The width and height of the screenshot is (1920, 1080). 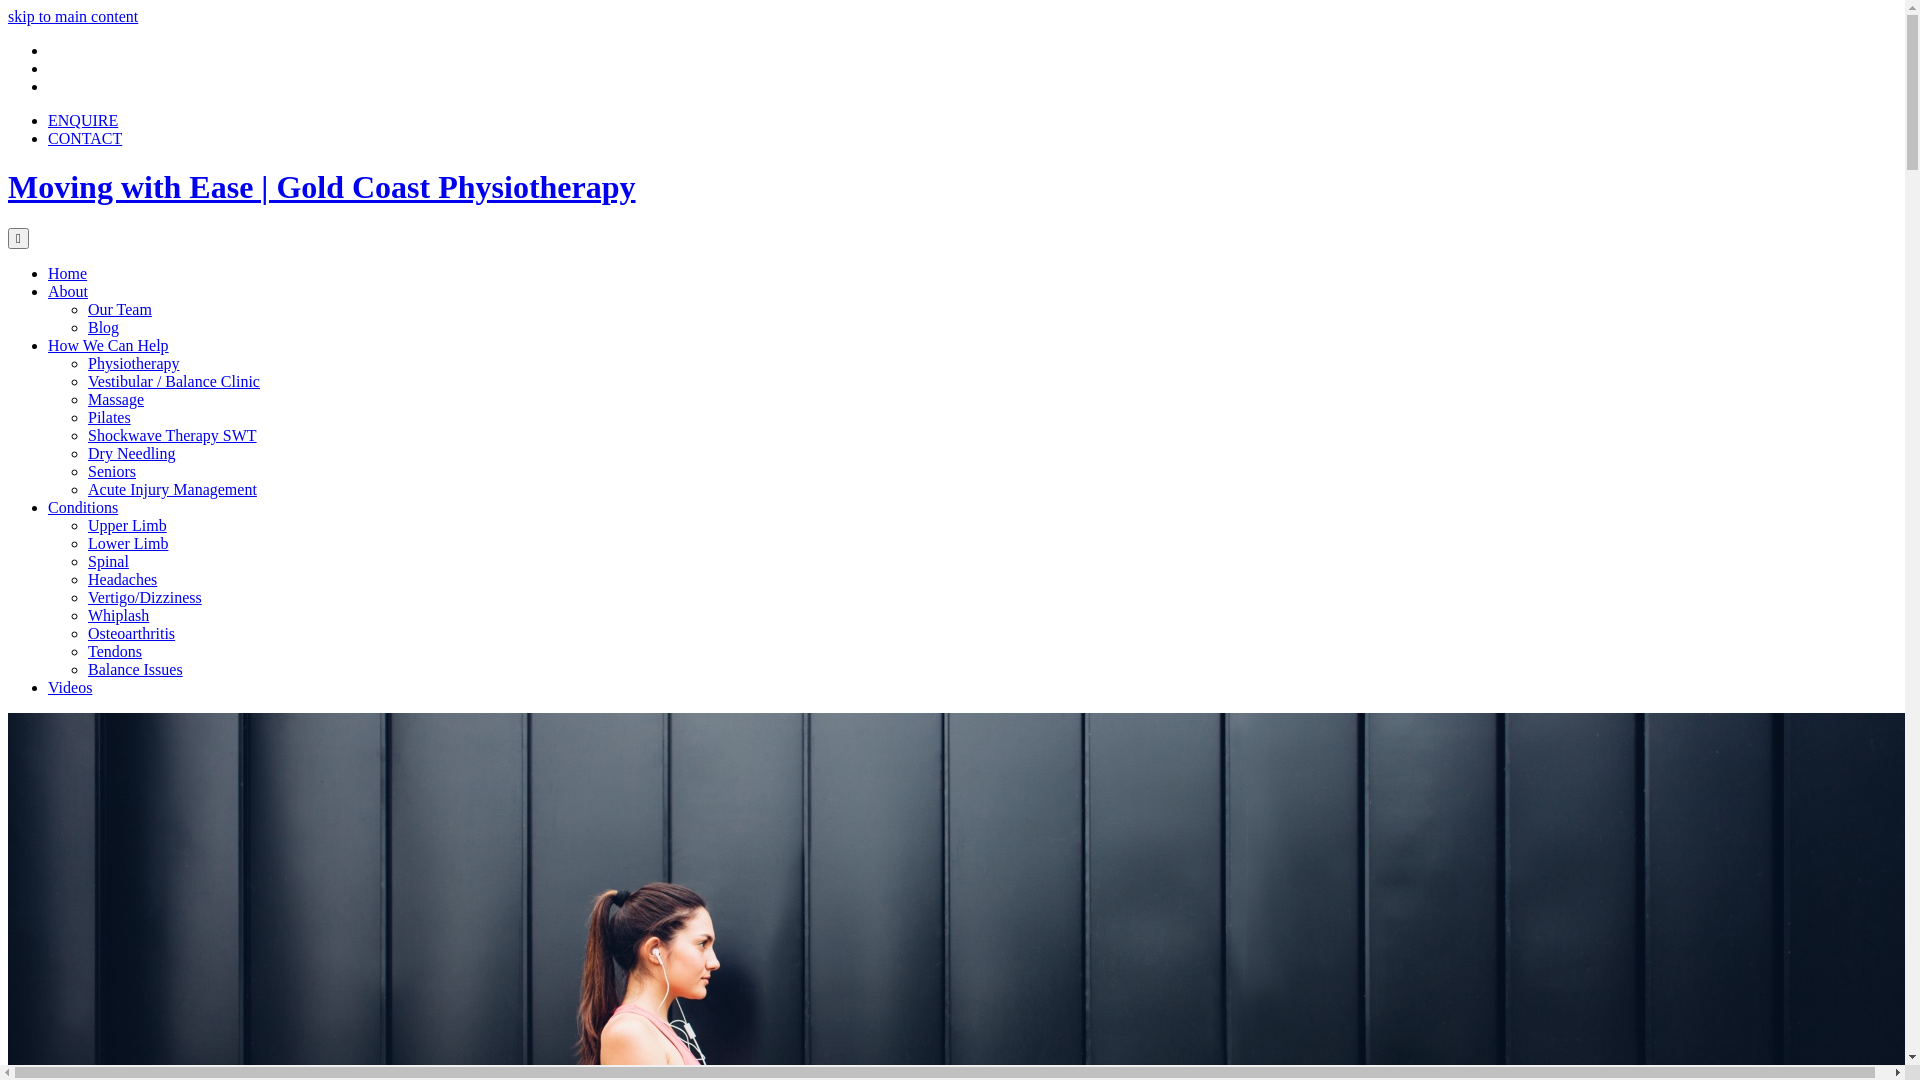 What do you see at coordinates (108, 416) in the screenshot?
I see `'Pilates'` at bounding box center [108, 416].